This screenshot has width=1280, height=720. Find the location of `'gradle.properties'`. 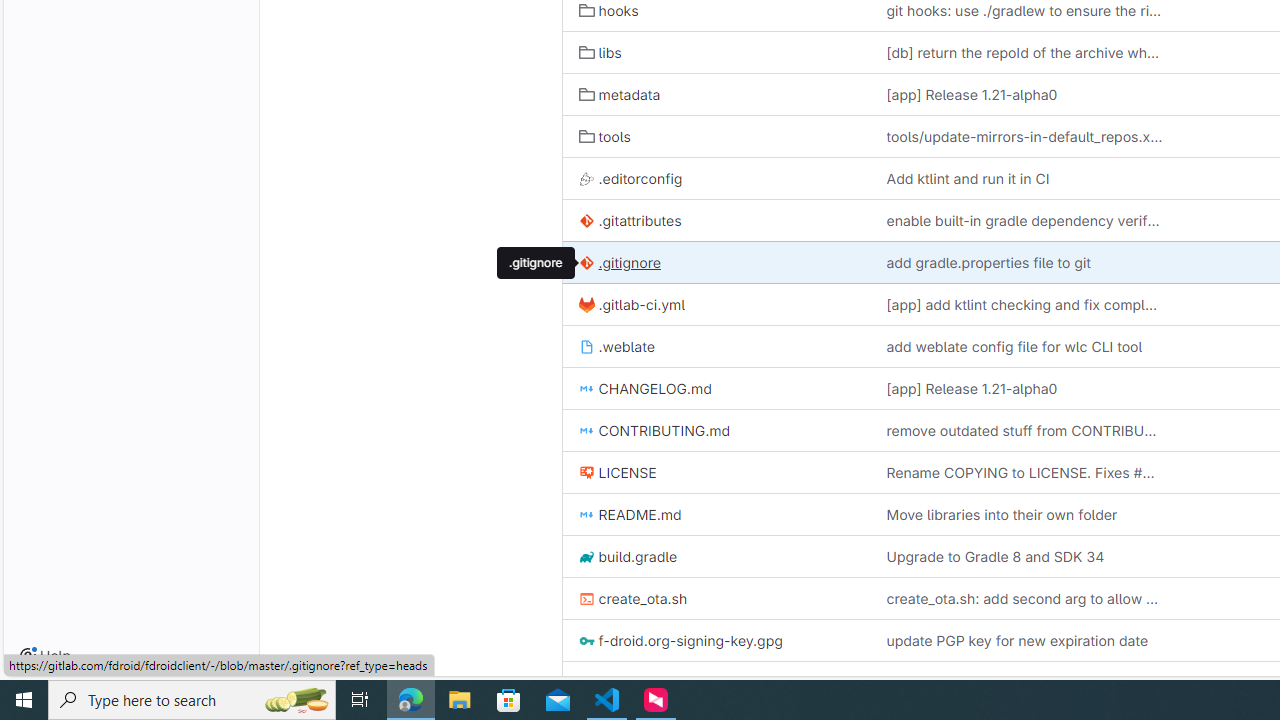

'gradle.properties' is located at coordinates (716, 681).